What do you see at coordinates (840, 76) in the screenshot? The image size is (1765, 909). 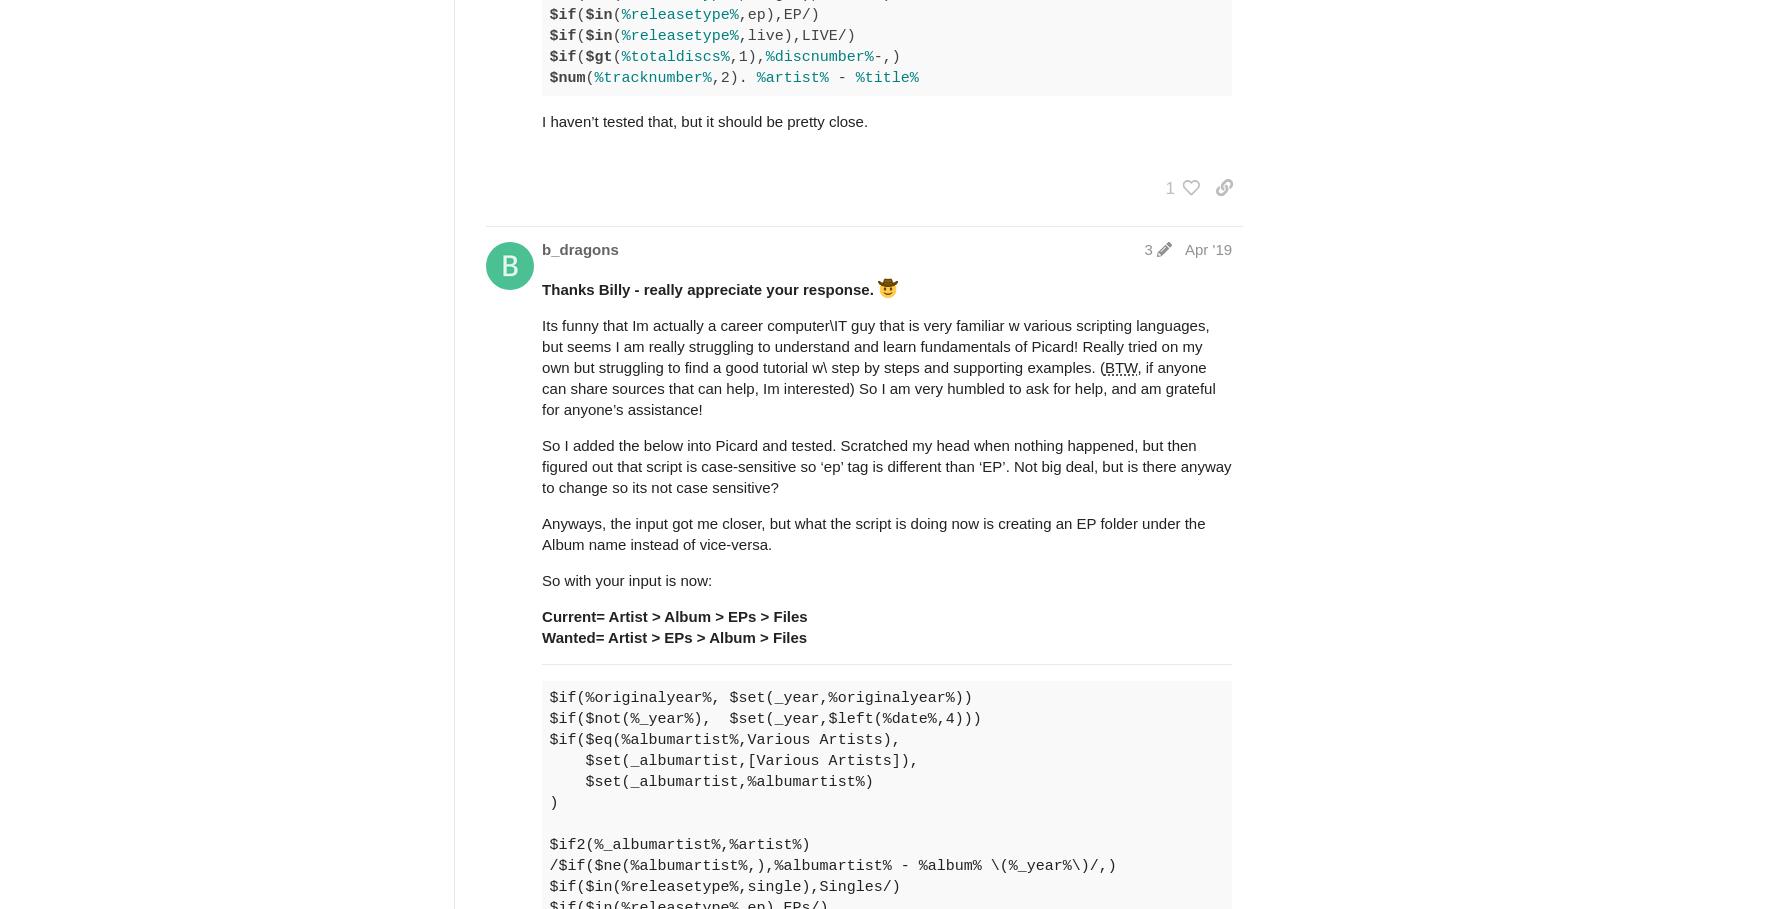 I see `'-'` at bounding box center [840, 76].